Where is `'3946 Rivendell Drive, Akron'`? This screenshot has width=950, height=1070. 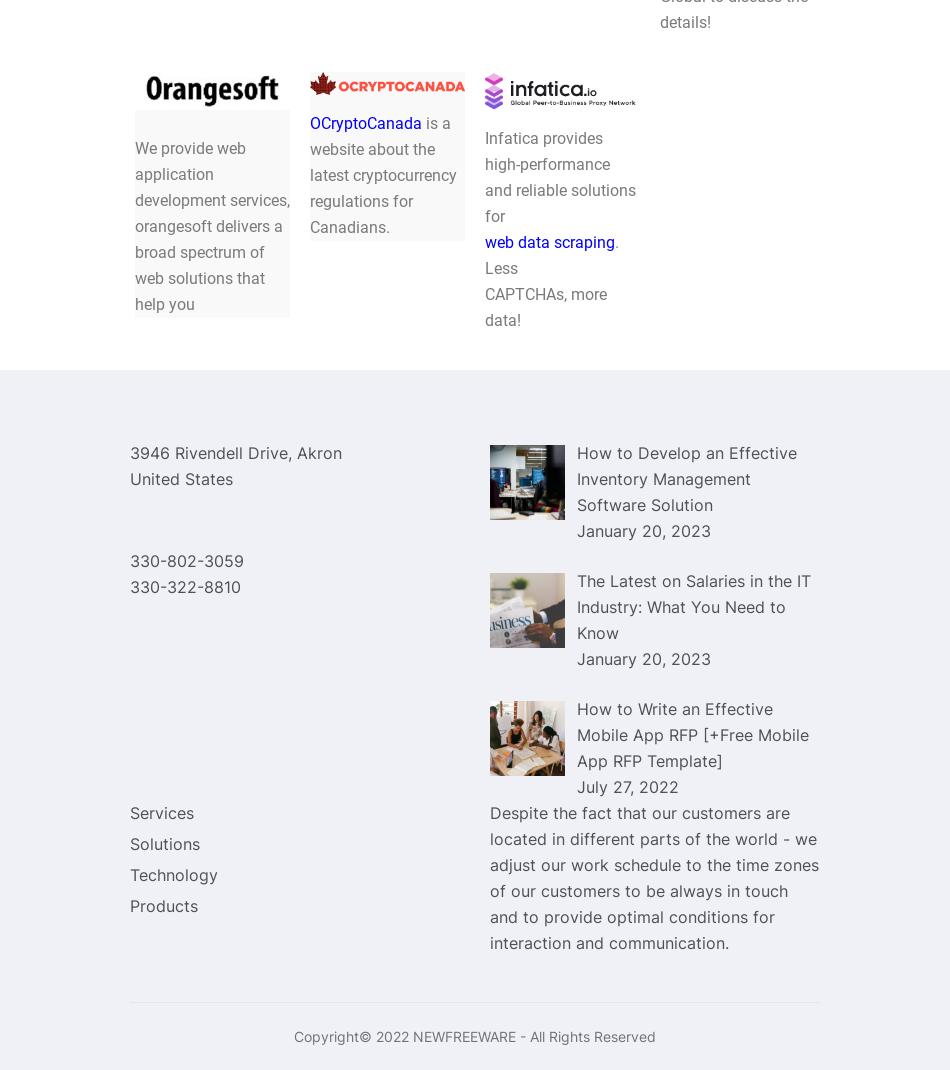 '3946 Rivendell Drive, Akron' is located at coordinates (235, 453).